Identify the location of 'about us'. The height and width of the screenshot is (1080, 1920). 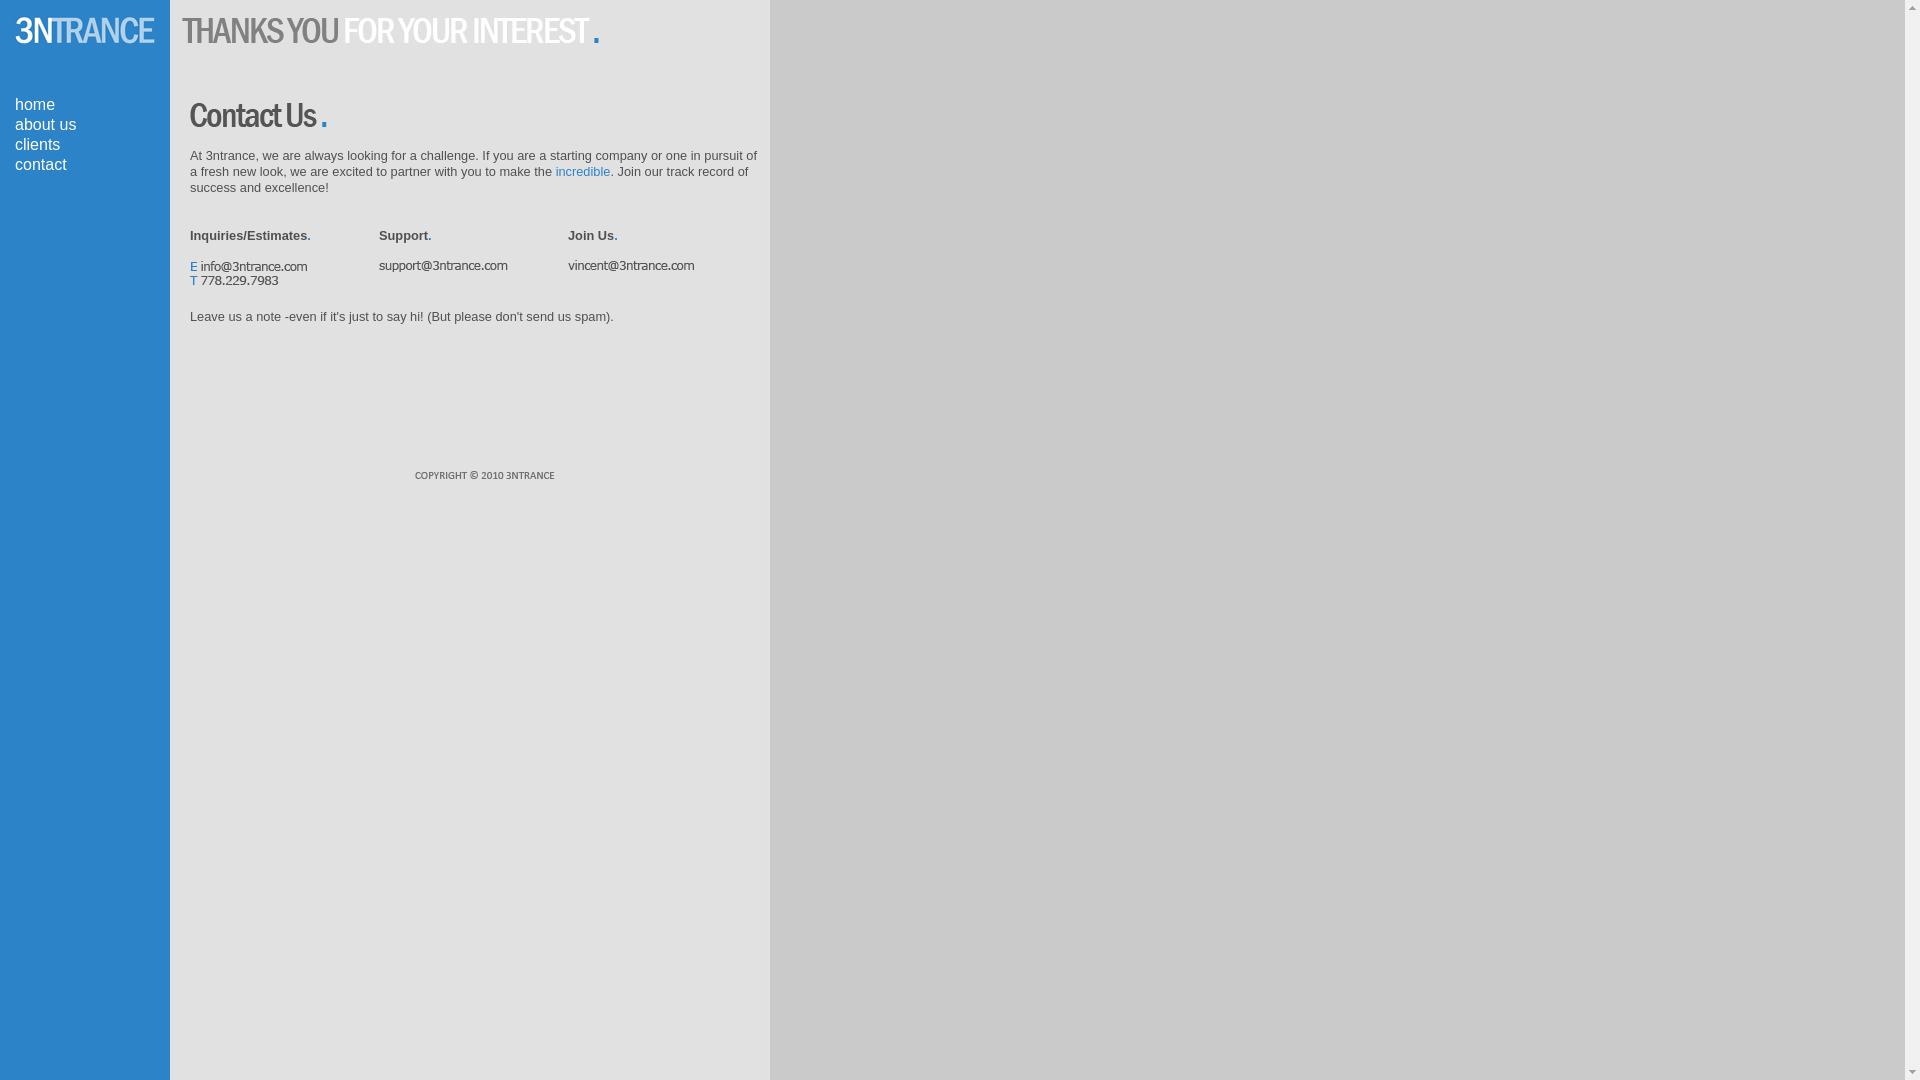
(45, 124).